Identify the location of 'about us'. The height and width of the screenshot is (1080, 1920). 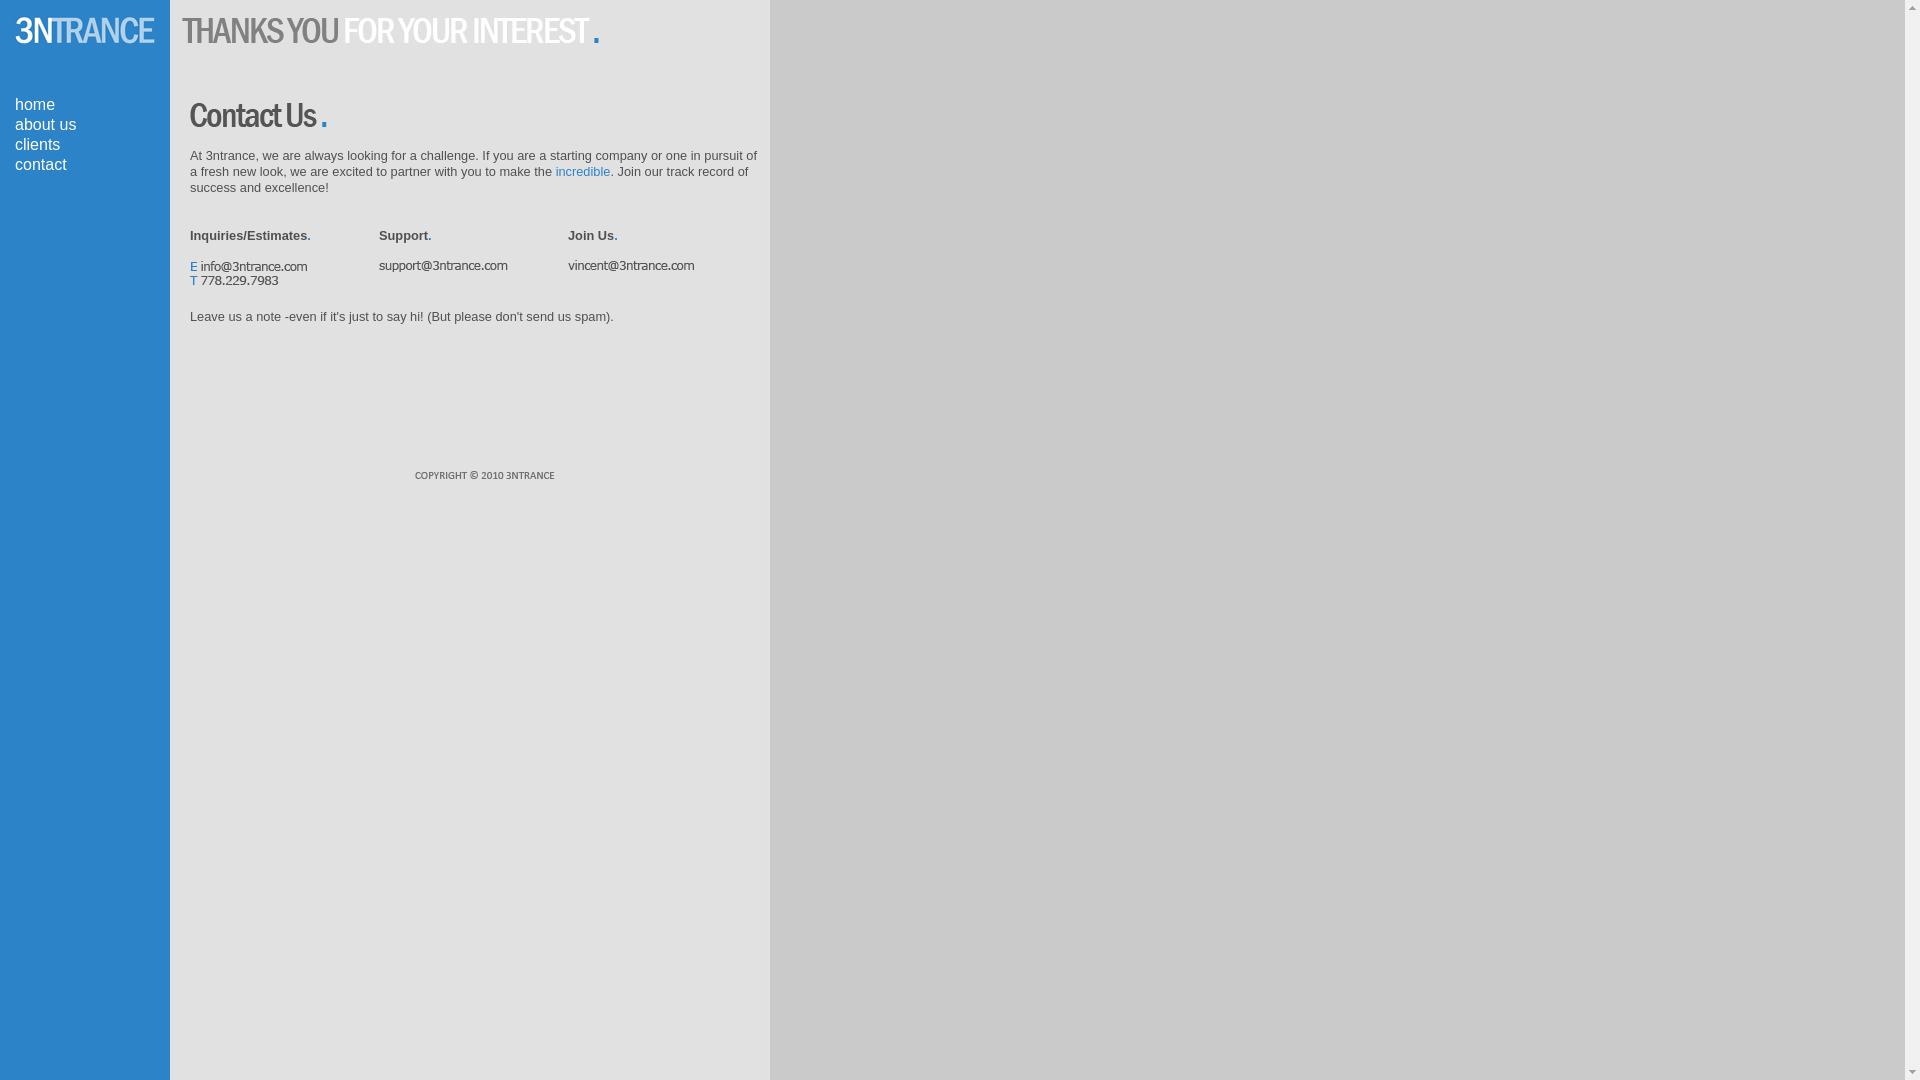
(45, 124).